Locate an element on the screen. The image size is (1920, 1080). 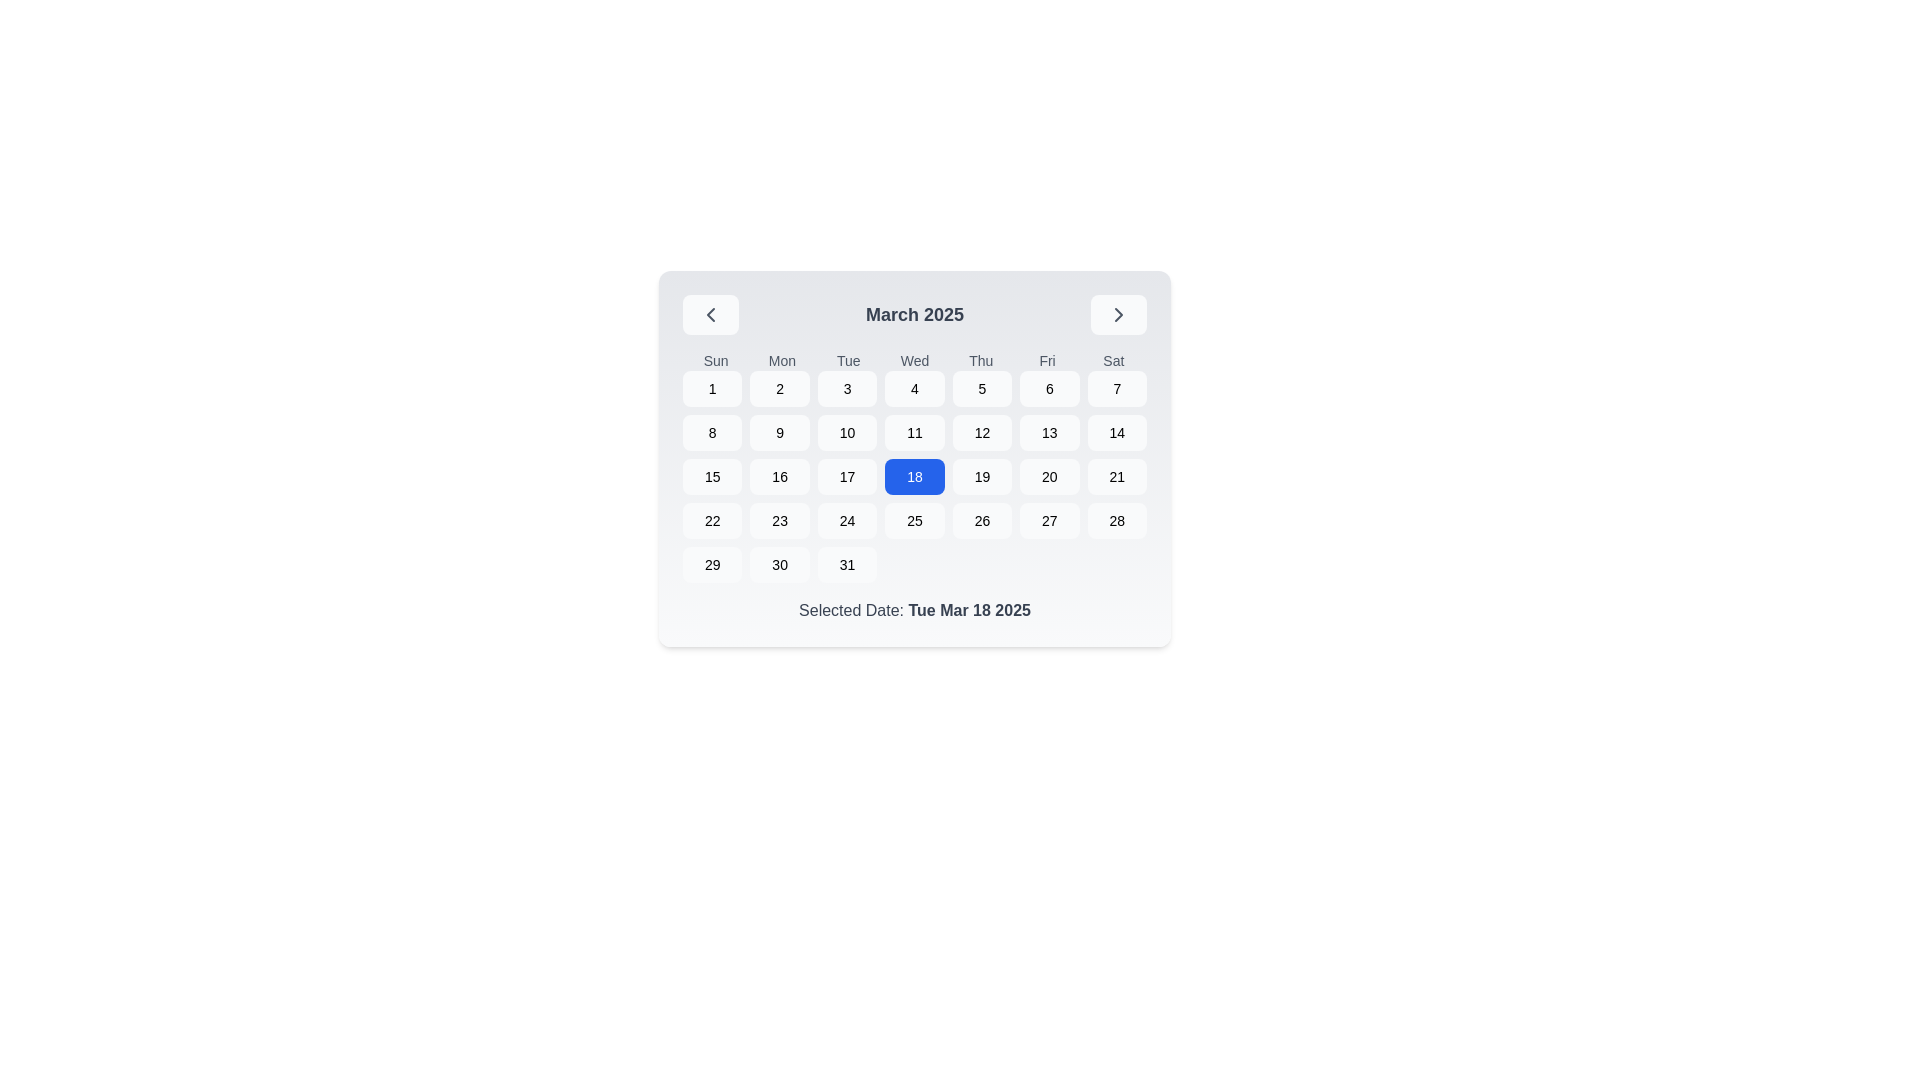
the selectable grid cell that represents the date '12' in the March 2025 calendar interface is located at coordinates (982, 431).